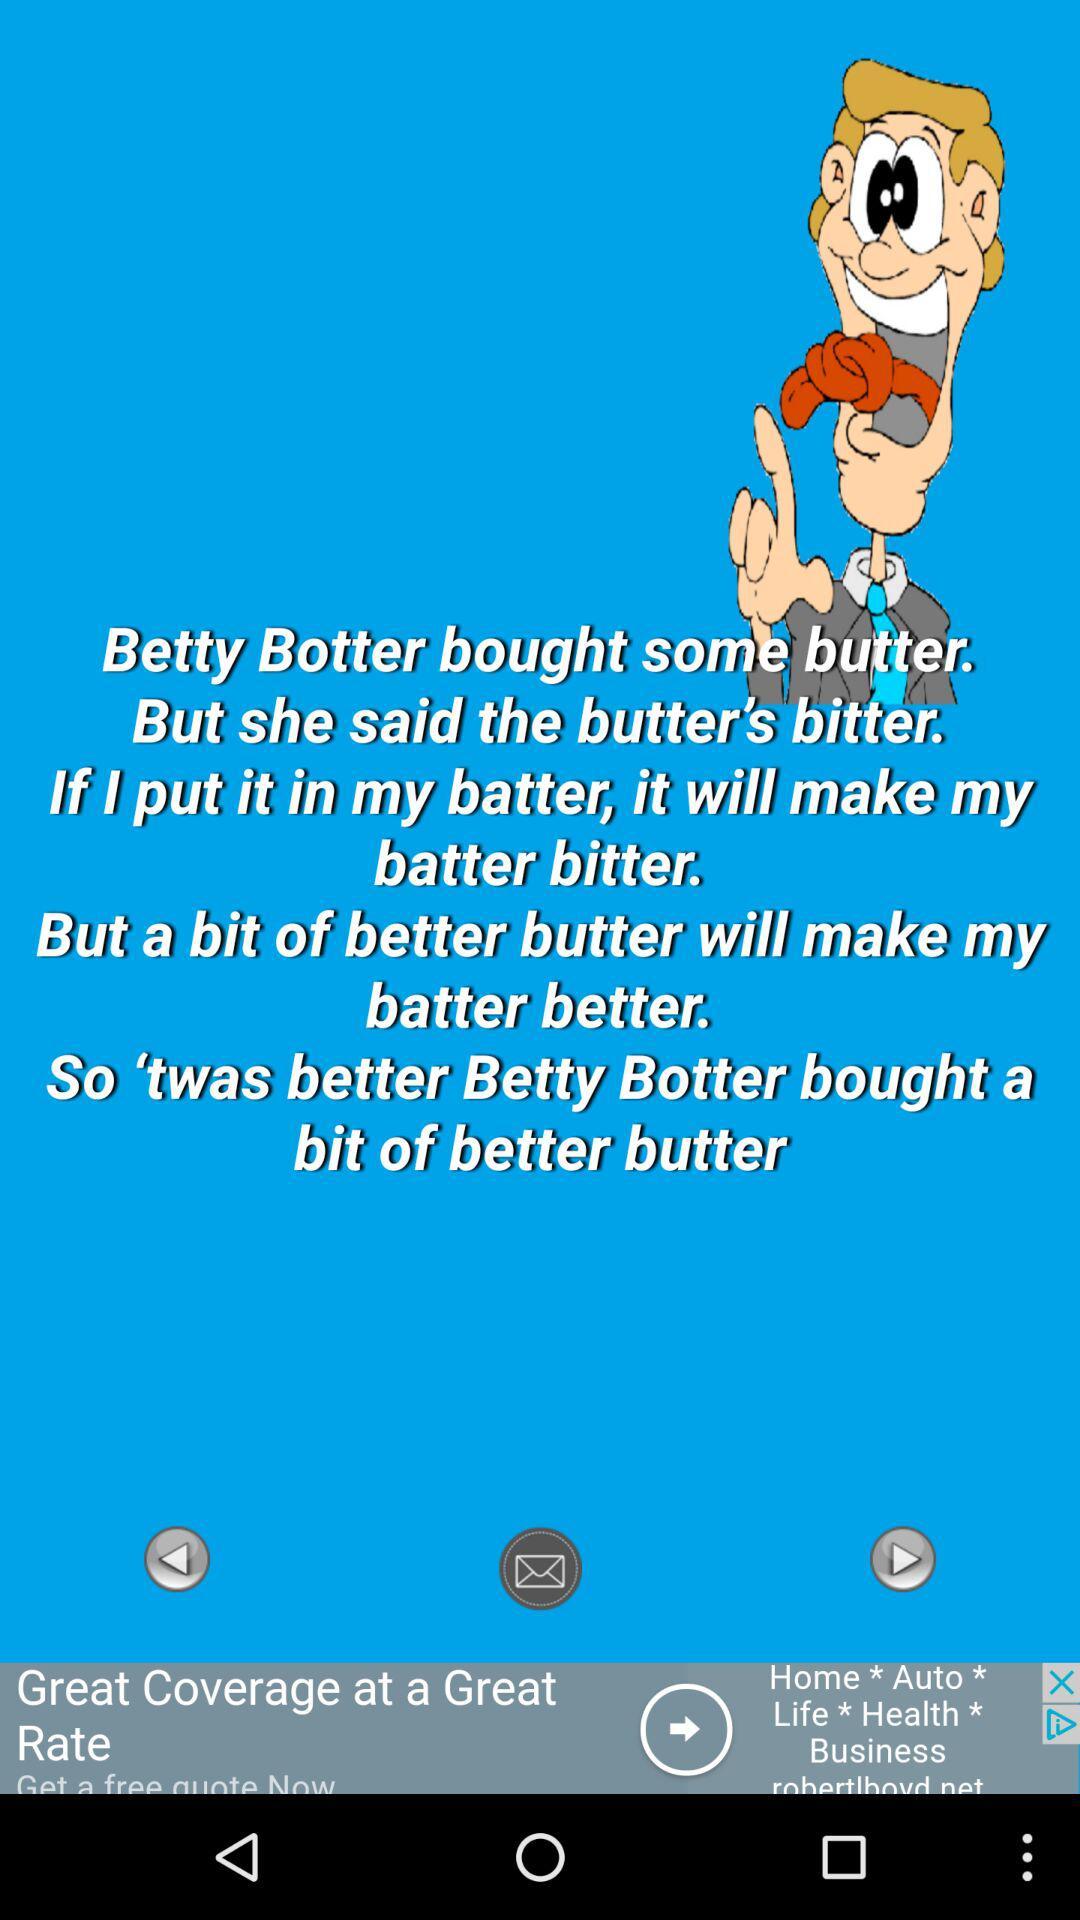 This screenshot has width=1080, height=1920. What do you see at coordinates (540, 1727) in the screenshot?
I see `banner` at bounding box center [540, 1727].